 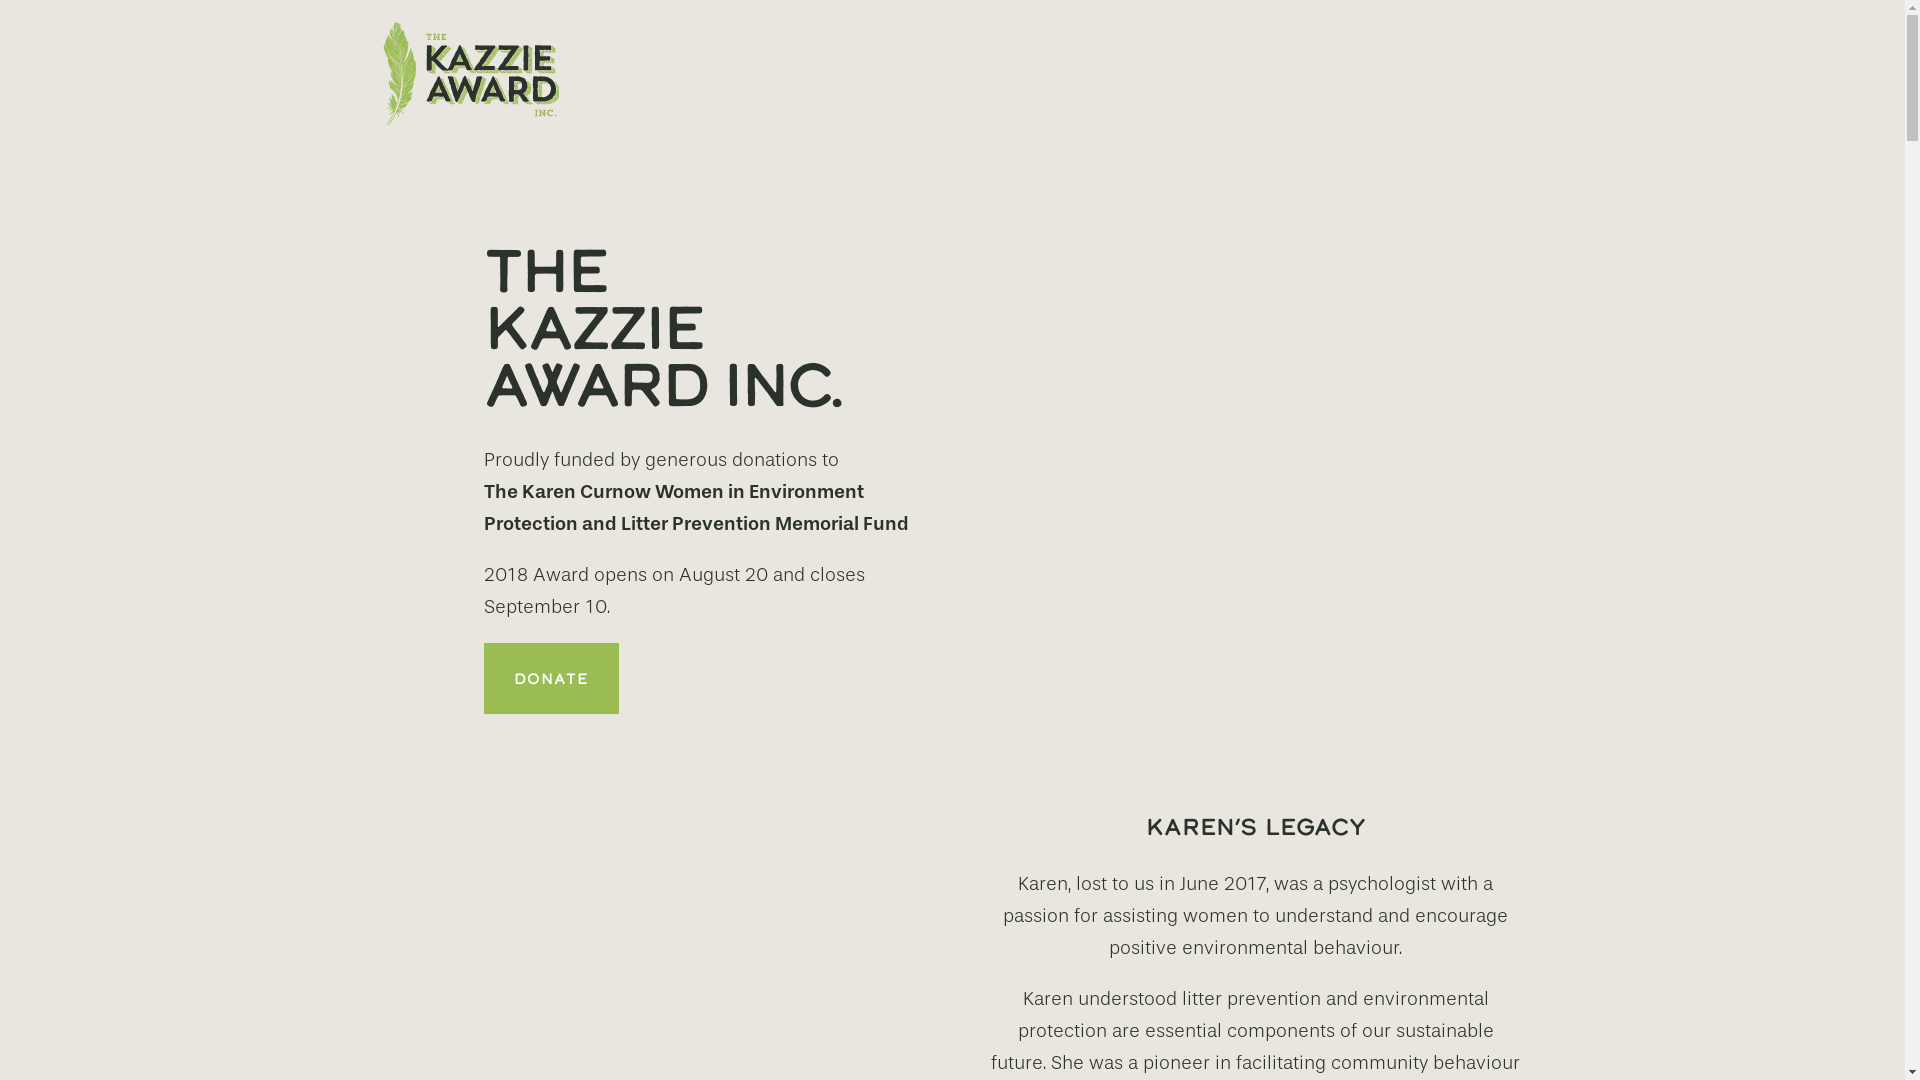 What do you see at coordinates (551, 677) in the screenshot?
I see `'DONATE'` at bounding box center [551, 677].